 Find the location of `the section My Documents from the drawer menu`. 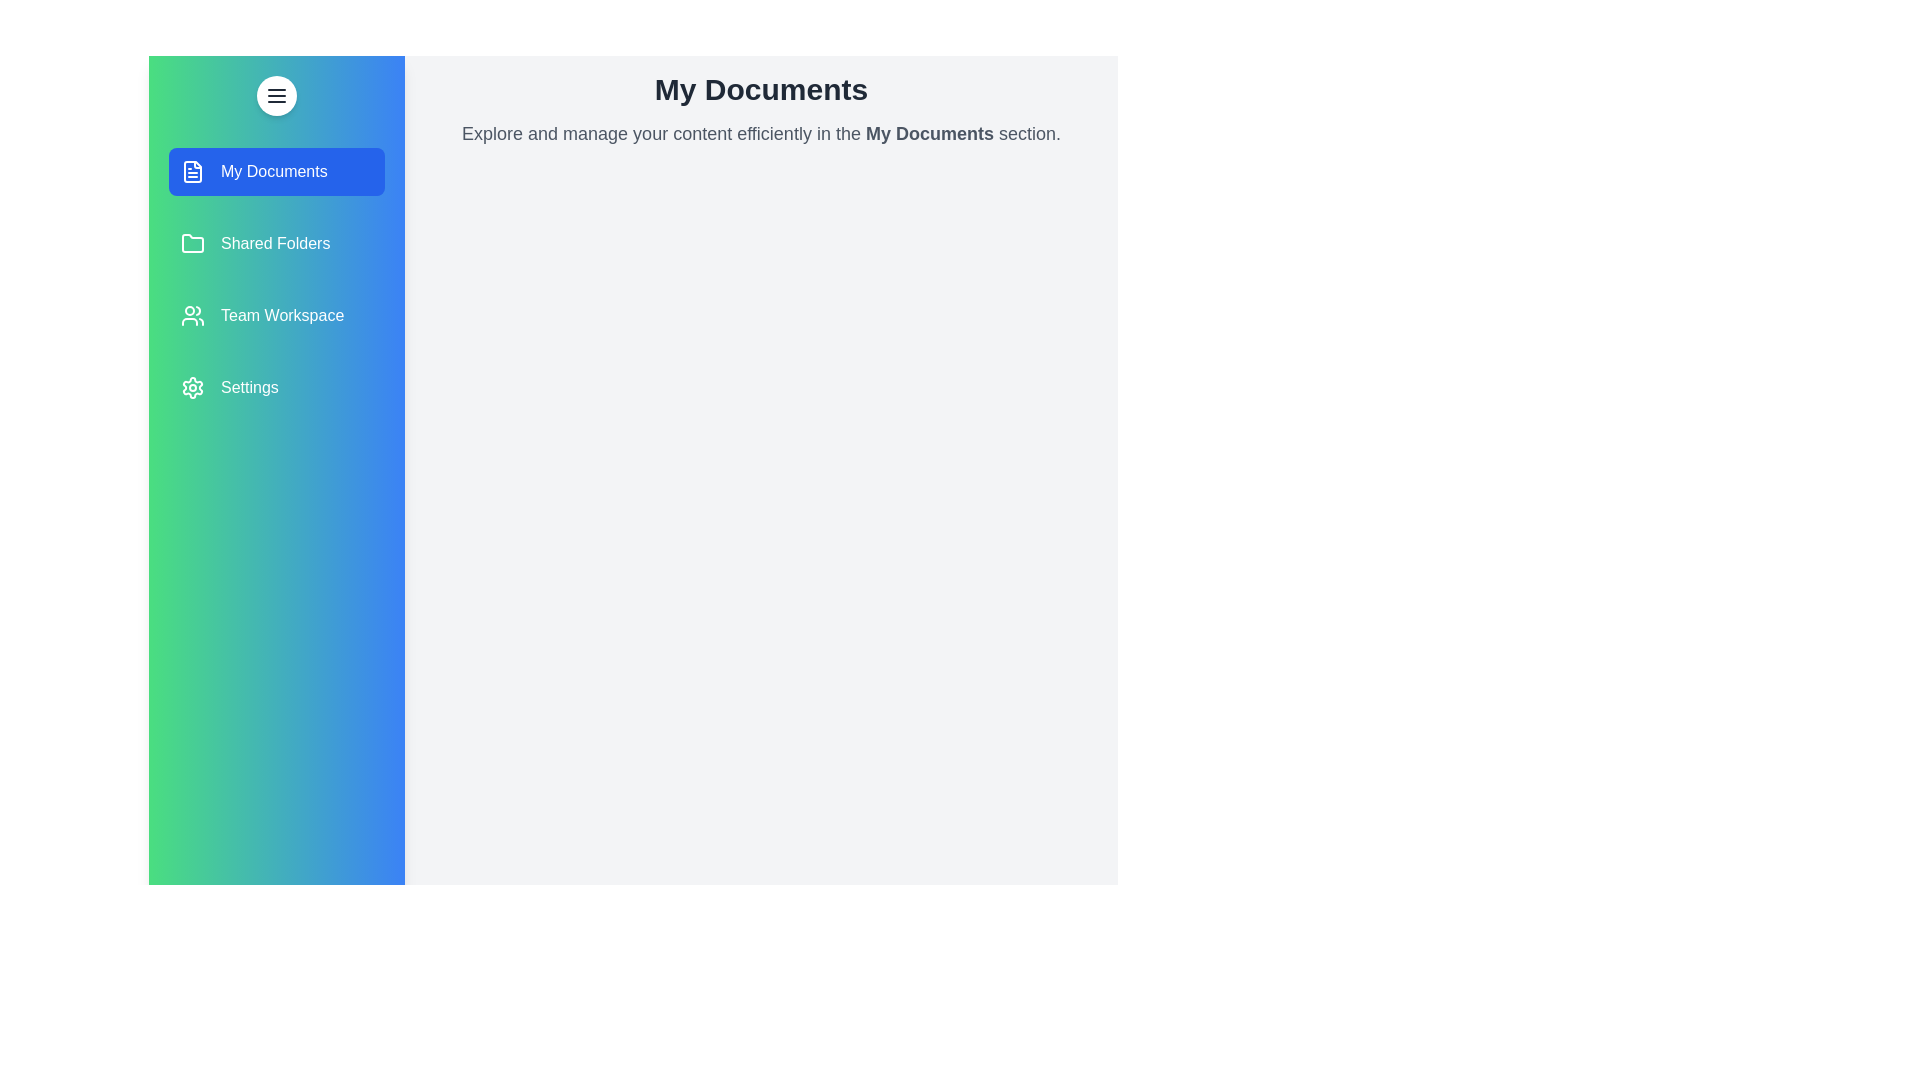

the section My Documents from the drawer menu is located at coordinates (276, 171).